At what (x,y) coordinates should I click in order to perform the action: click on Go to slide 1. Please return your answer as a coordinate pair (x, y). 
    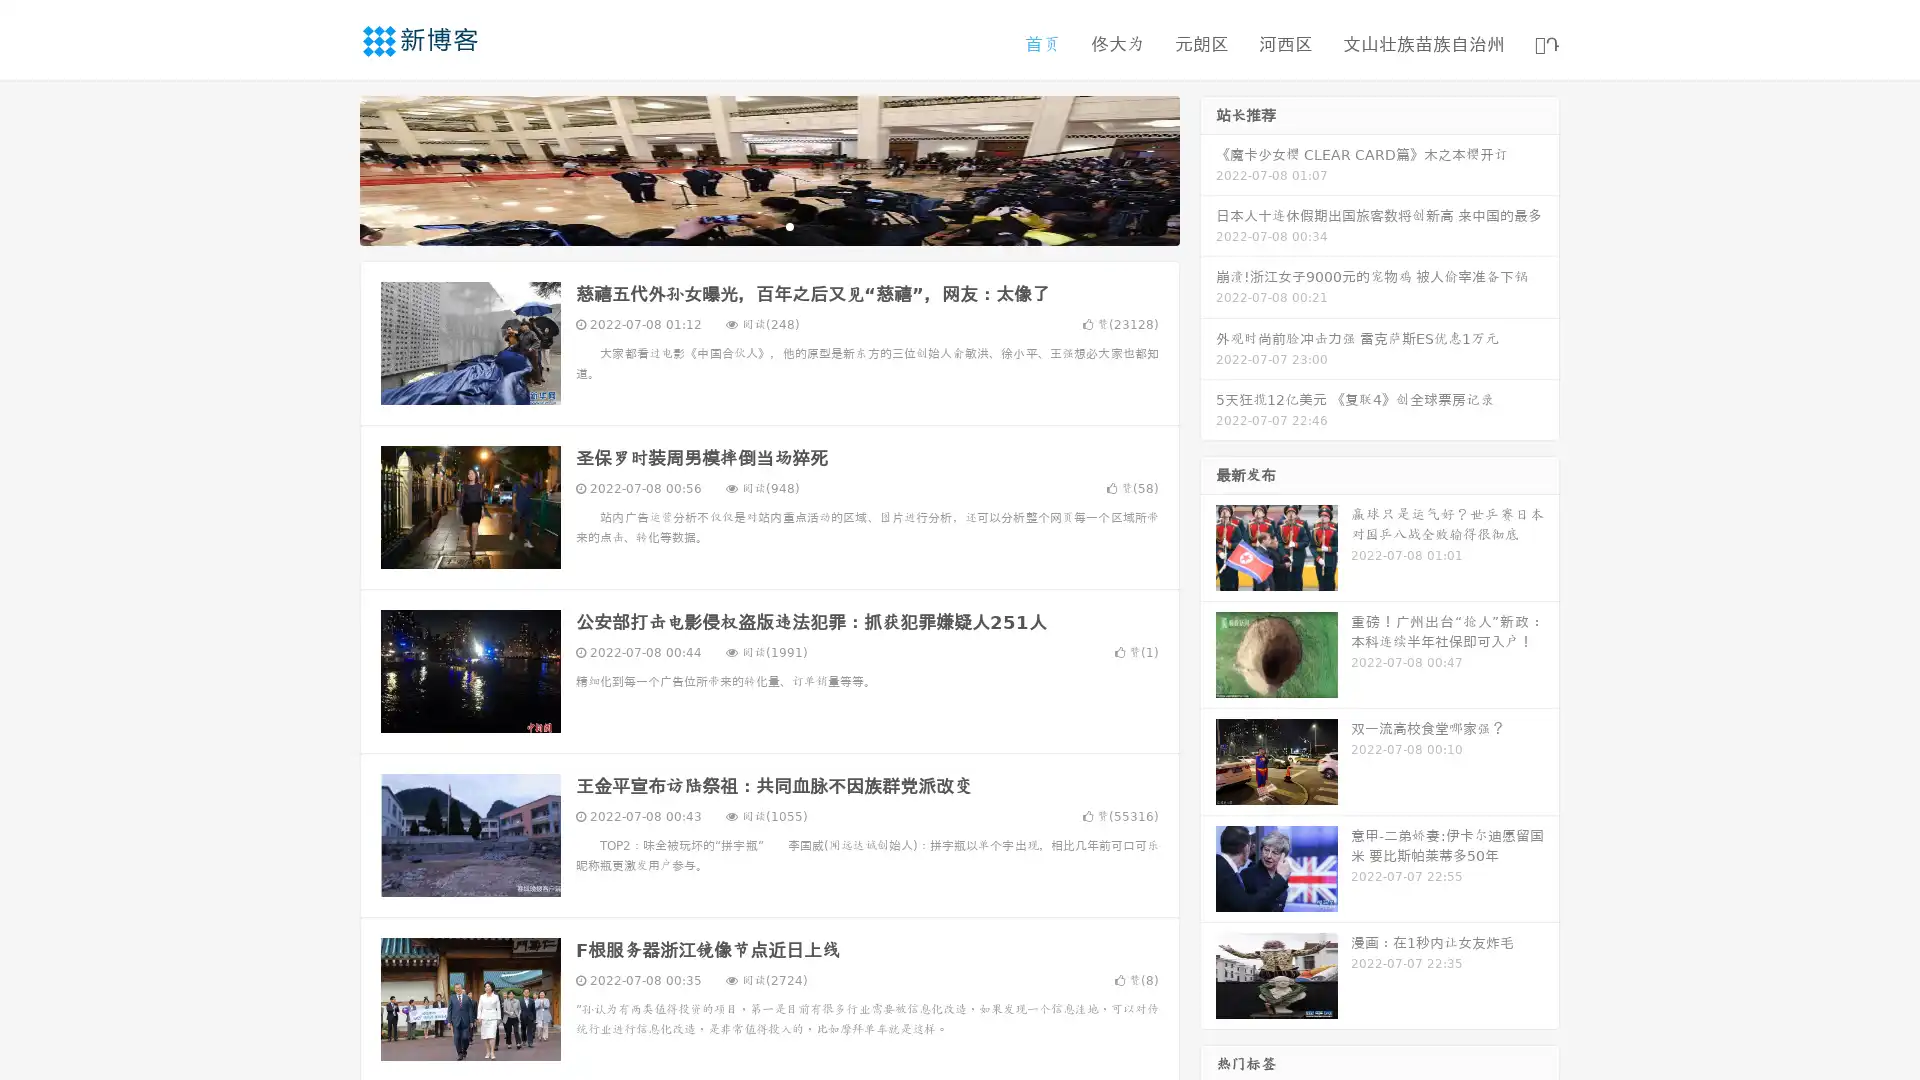
    Looking at the image, I should click on (748, 225).